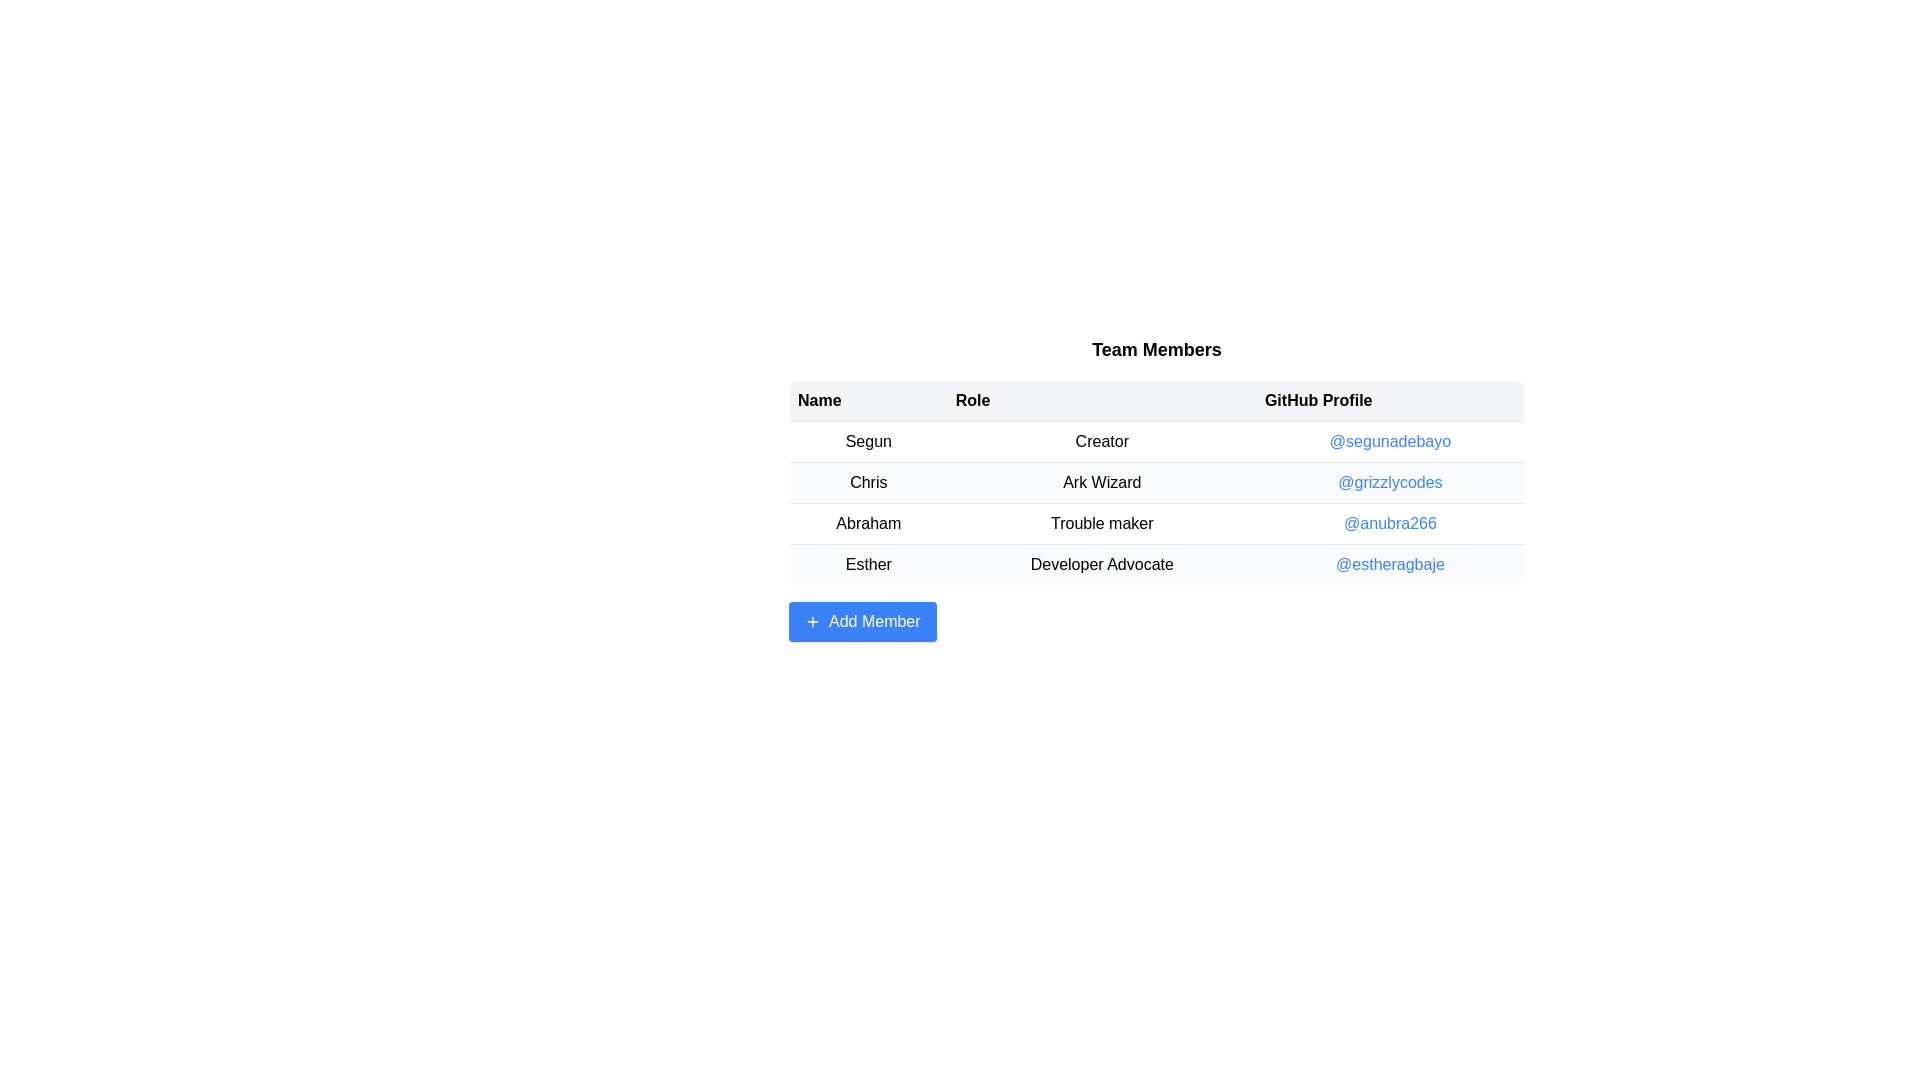 The width and height of the screenshot is (1920, 1080). What do you see at coordinates (1156, 349) in the screenshot?
I see `the 'Team Members' section header, which is displayed in bold font and serves as a title above the team members table` at bounding box center [1156, 349].